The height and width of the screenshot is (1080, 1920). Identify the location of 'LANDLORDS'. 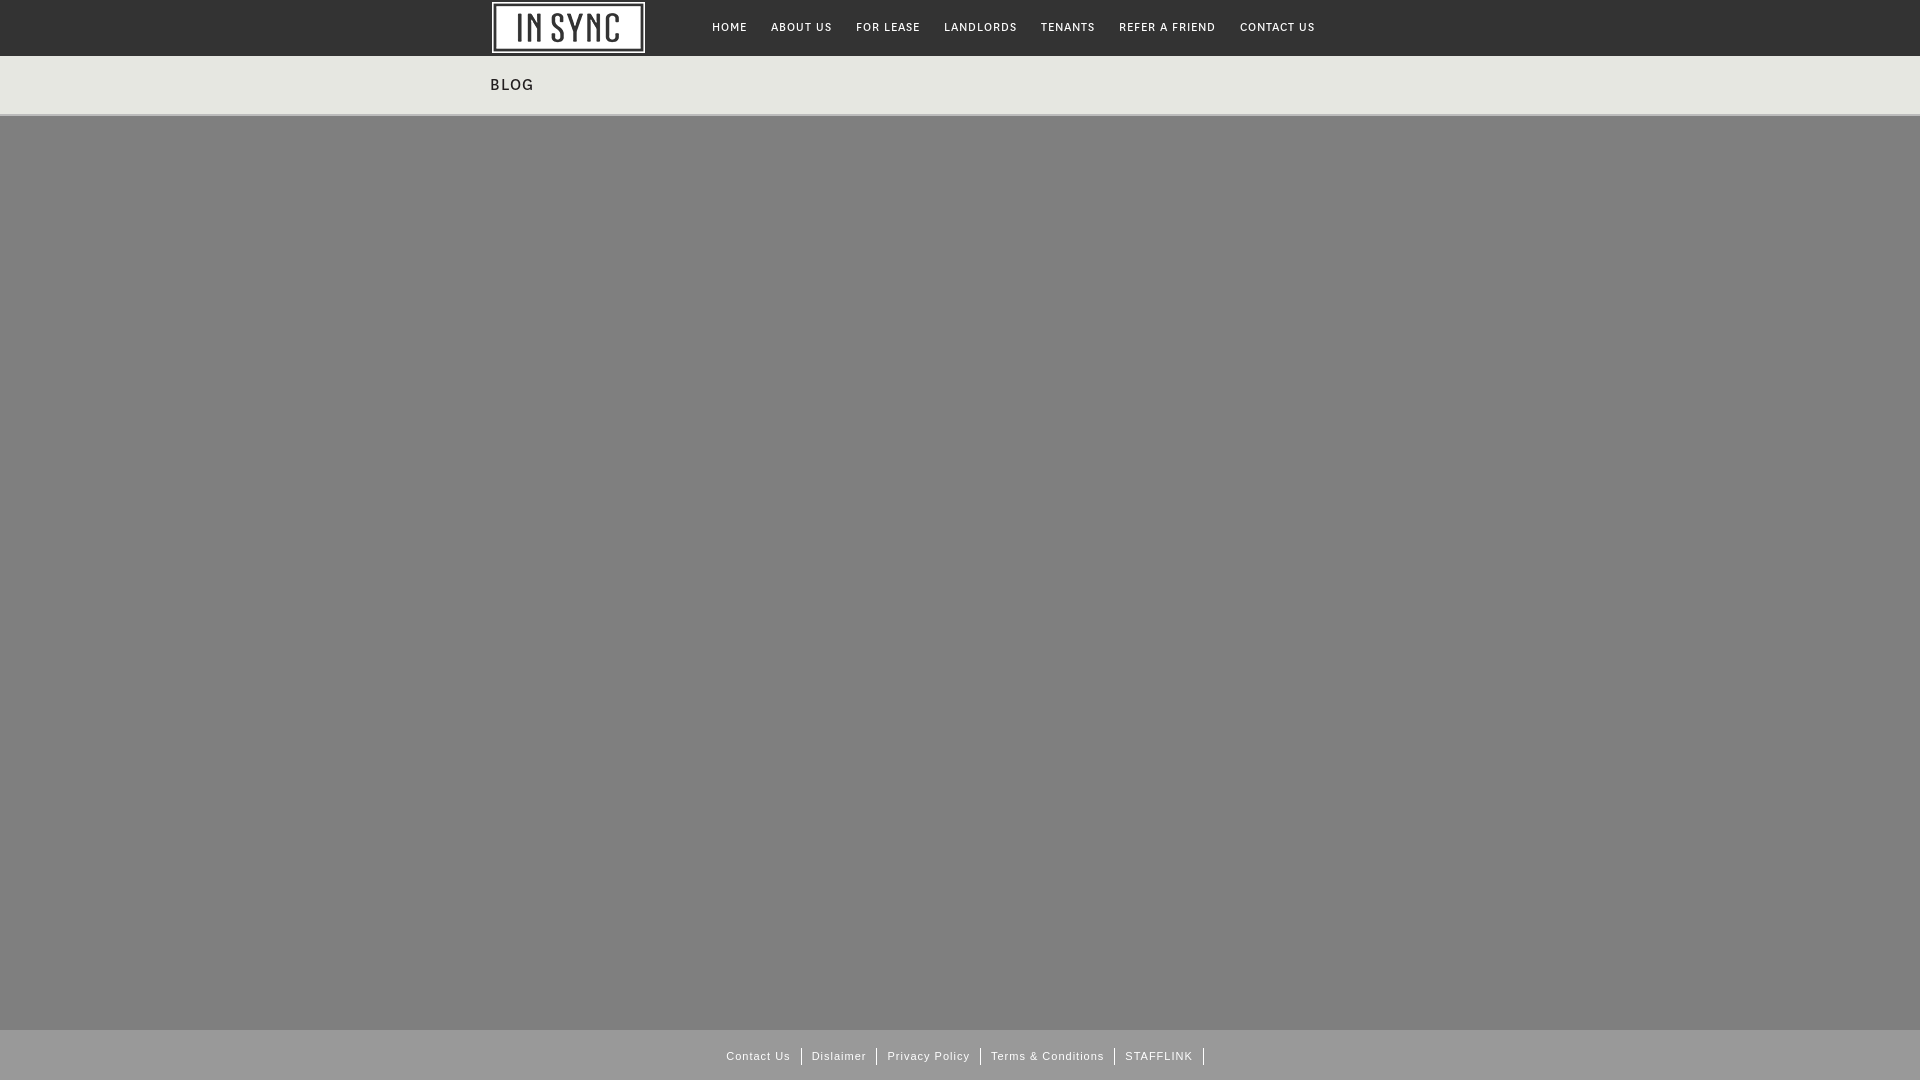
(980, 27).